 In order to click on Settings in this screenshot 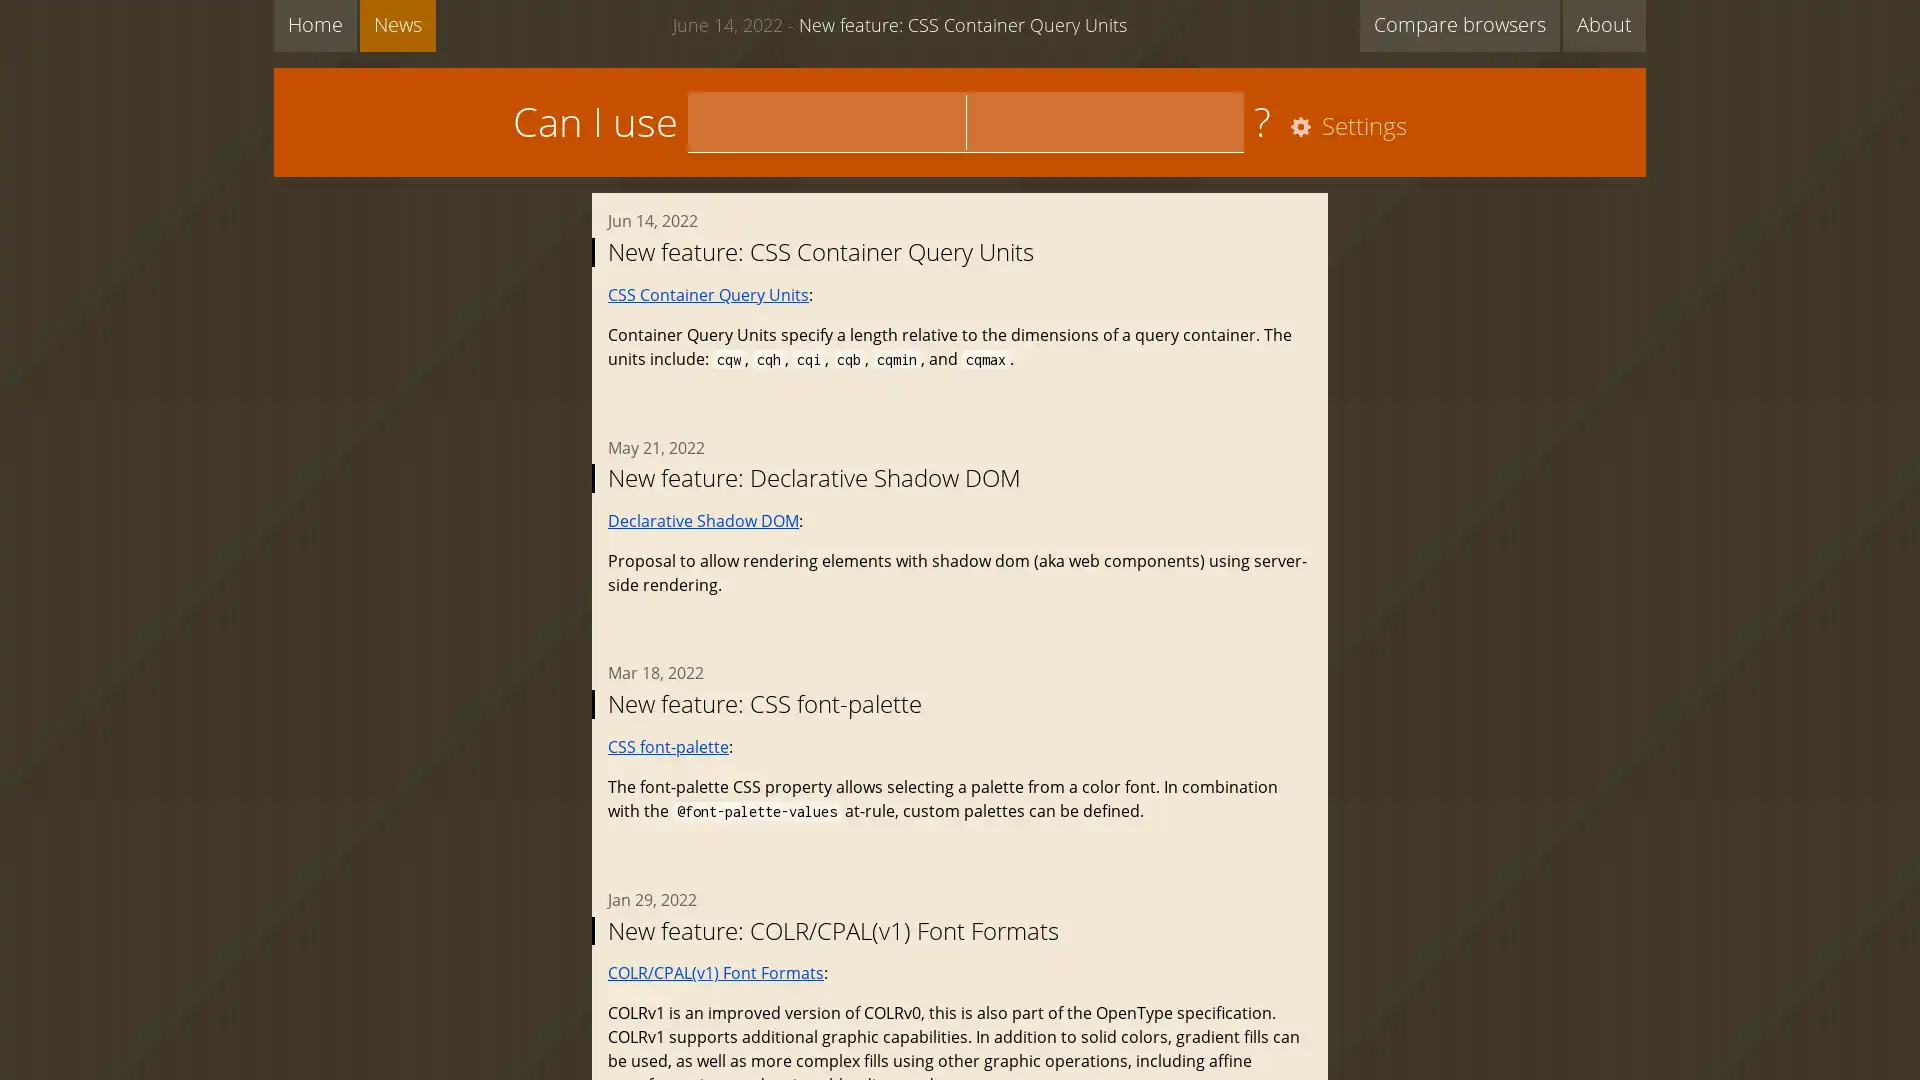, I will do `click(1344, 127)`.